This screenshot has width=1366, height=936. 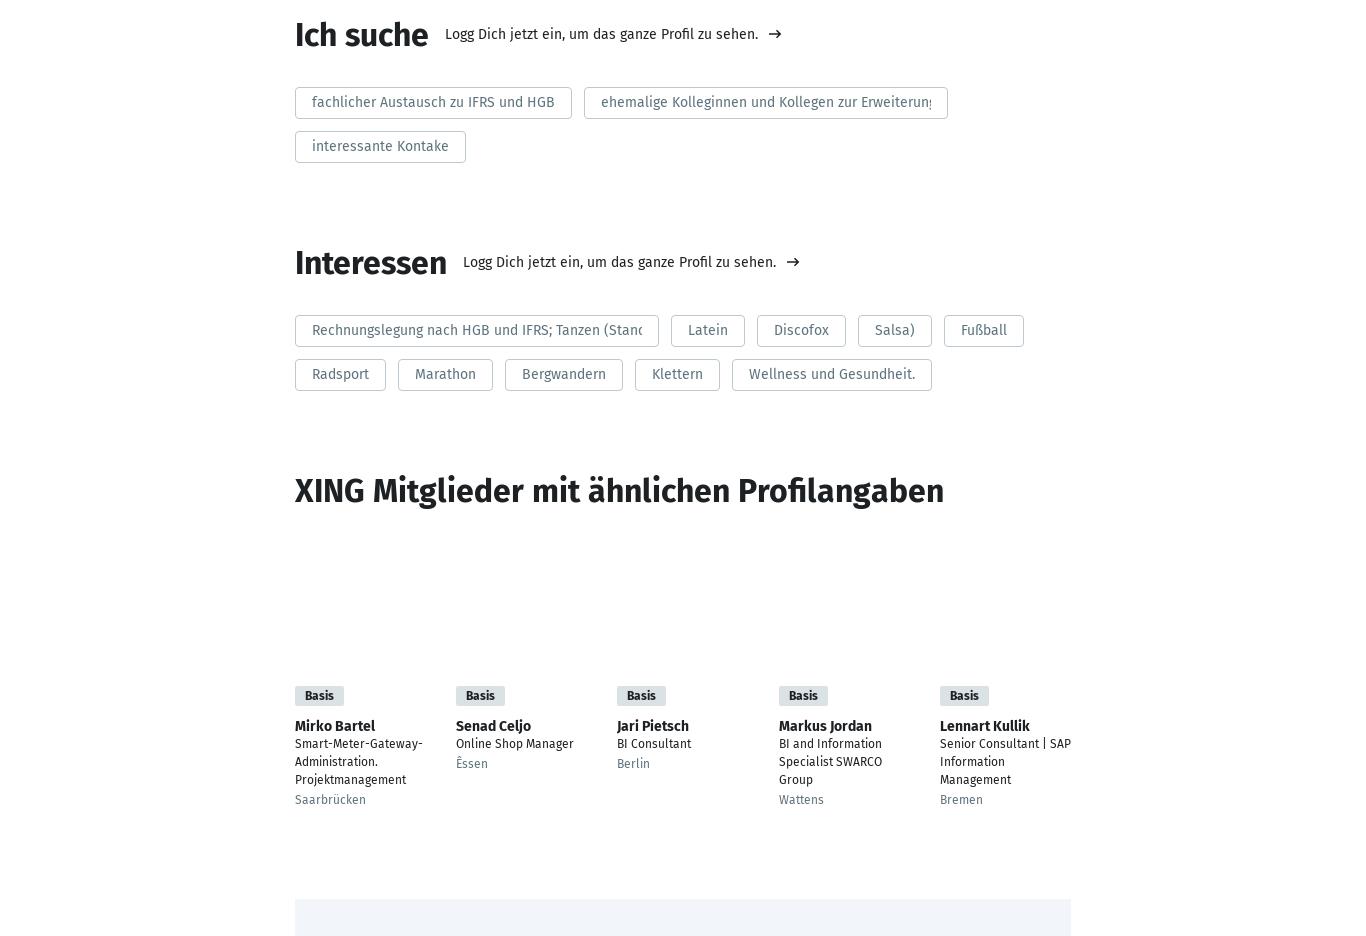 I want to click on 'Istvan Bogdan', so click(x=1099, y=724).